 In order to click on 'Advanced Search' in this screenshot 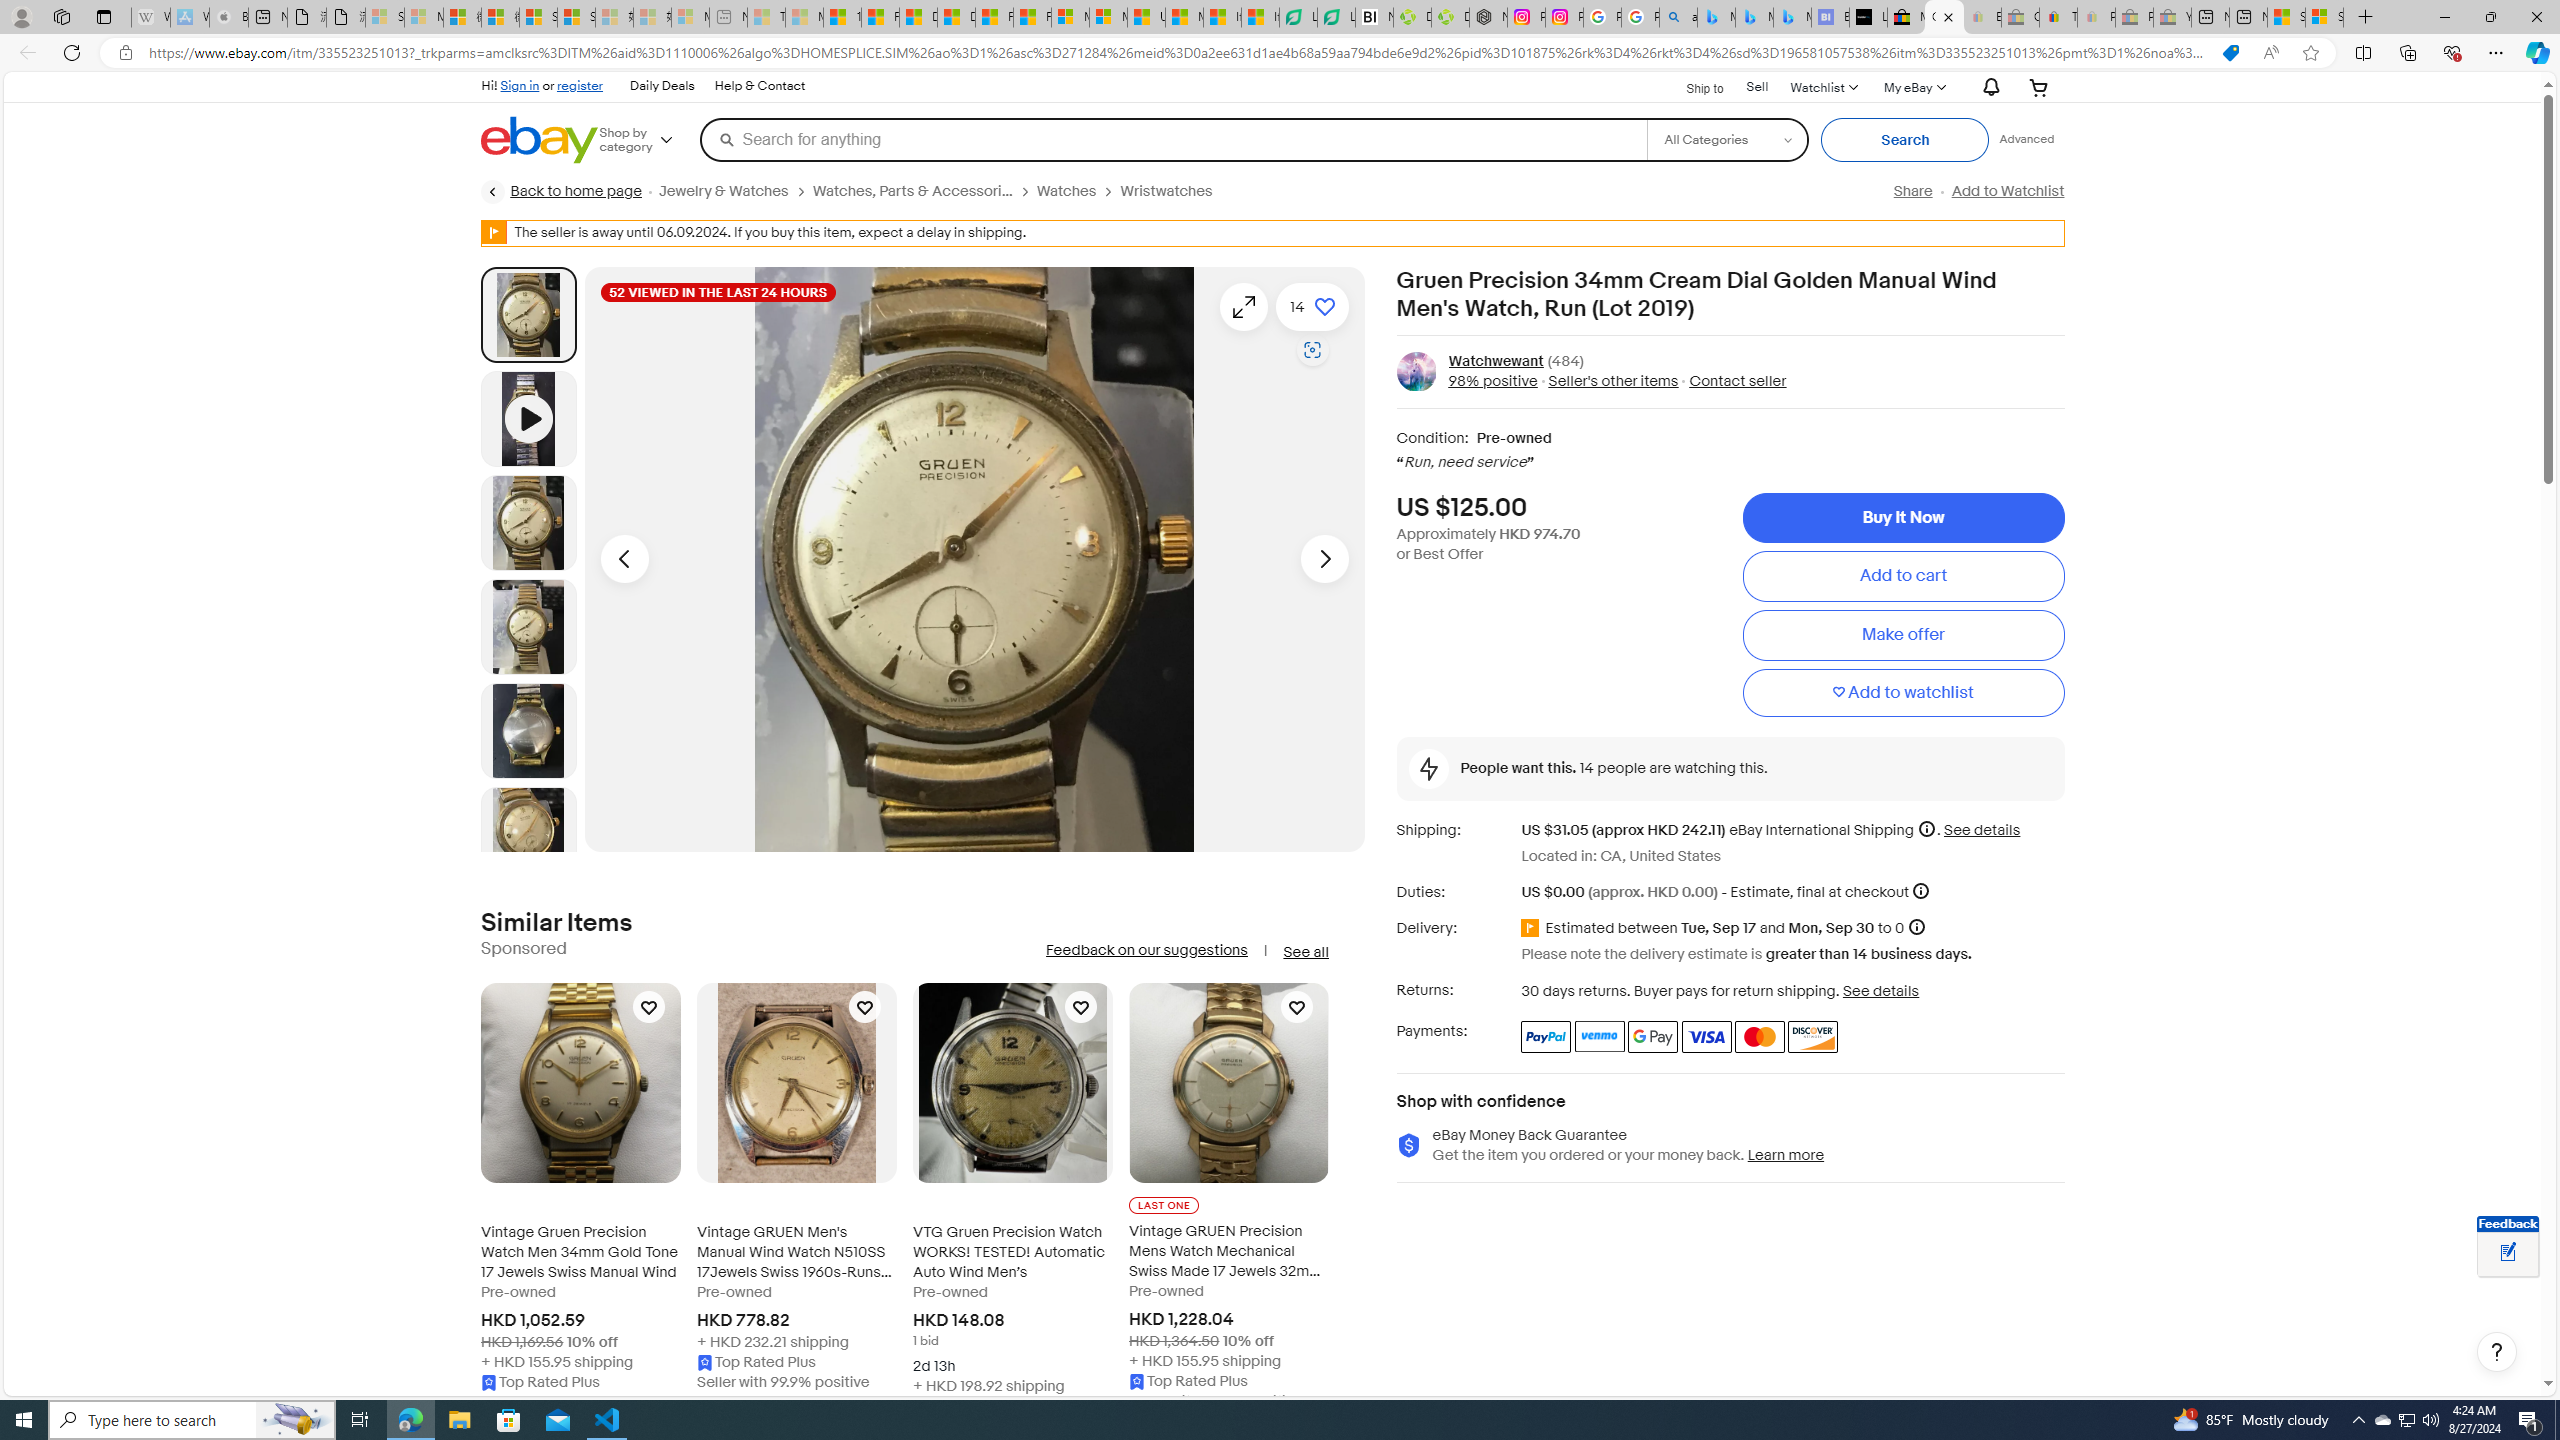, I will do `click(2026, 138)`.